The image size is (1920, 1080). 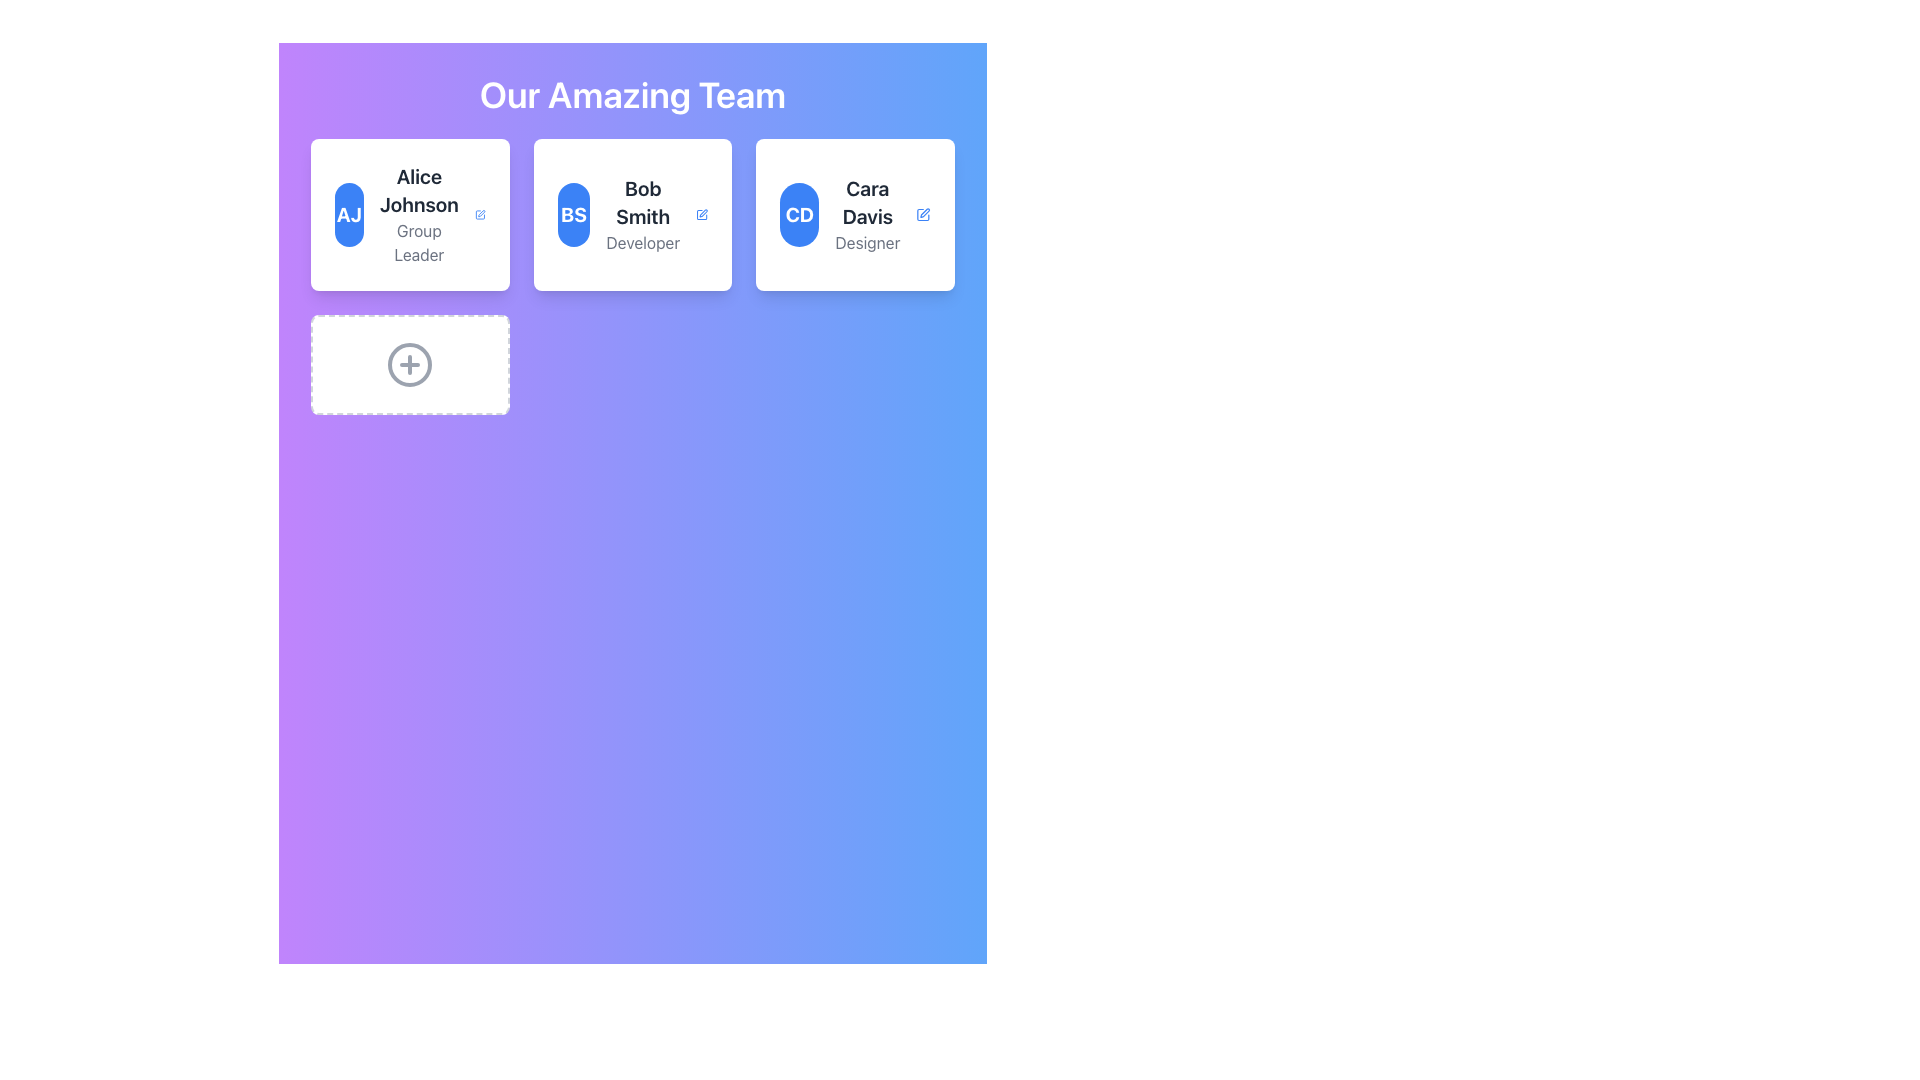 What do you see at coordinates (349, 215) in the screenshot?
I see `the circular badge displaying 'AJ' in white against a blue background, which is located within a white card next to the text 'Alice Johnson' and 'Group Leader'` at bounding box center [349, 215].